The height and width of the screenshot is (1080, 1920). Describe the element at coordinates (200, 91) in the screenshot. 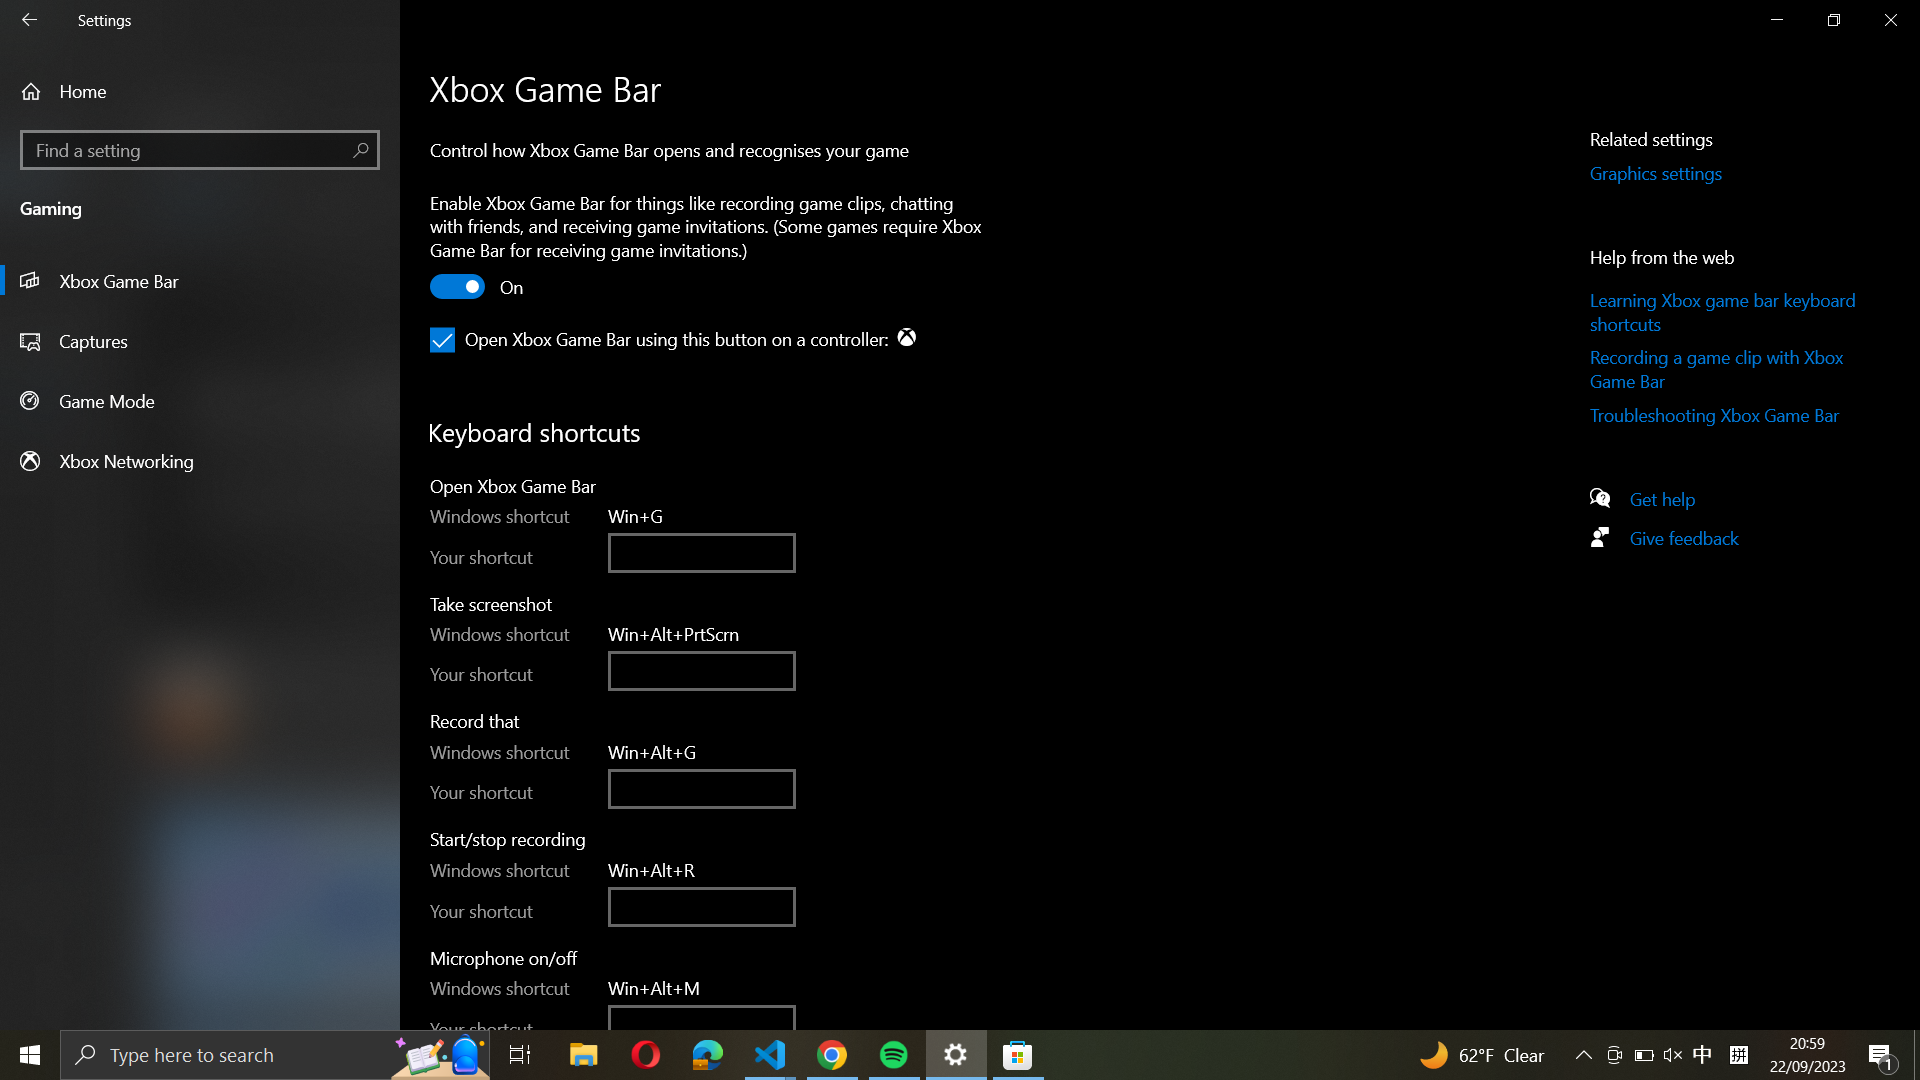

I see `the house-shaped icon to access Home page in settings` at that location.